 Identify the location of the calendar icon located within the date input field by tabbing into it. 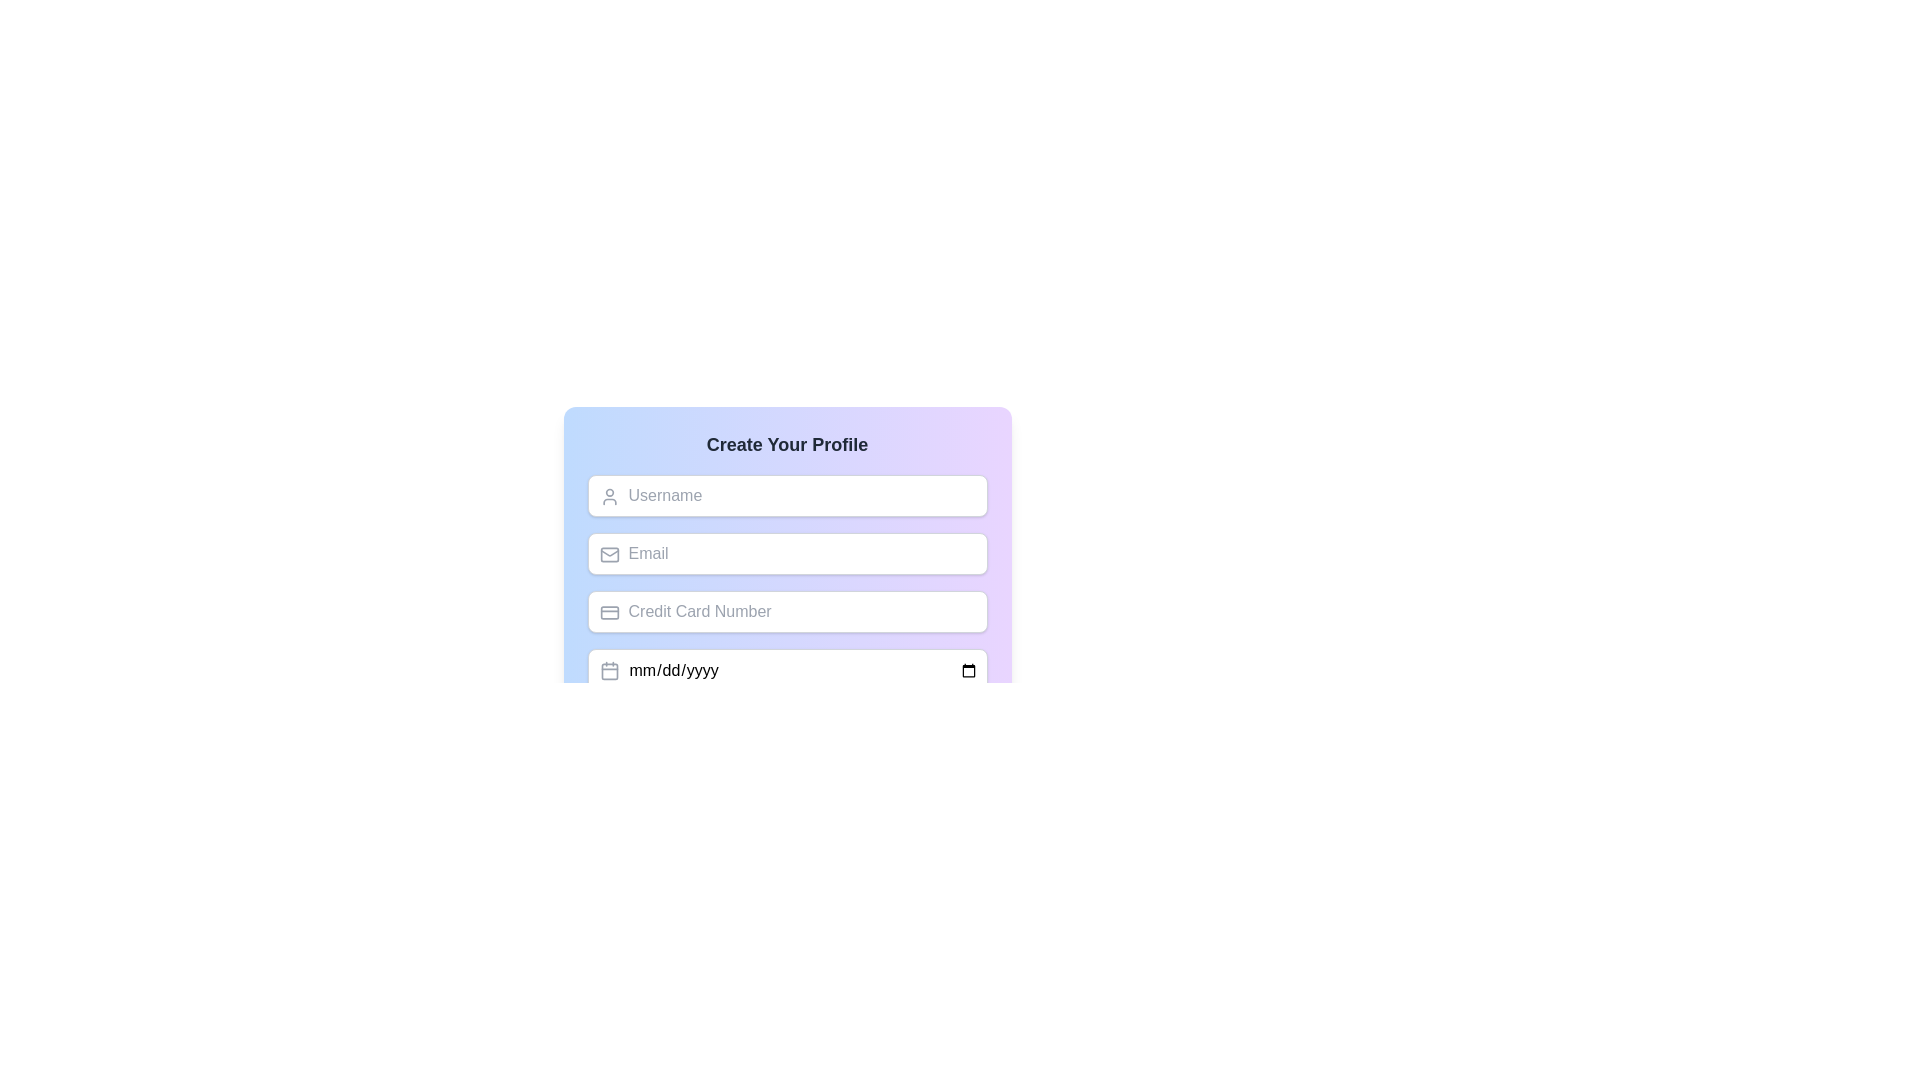
(608, 671).